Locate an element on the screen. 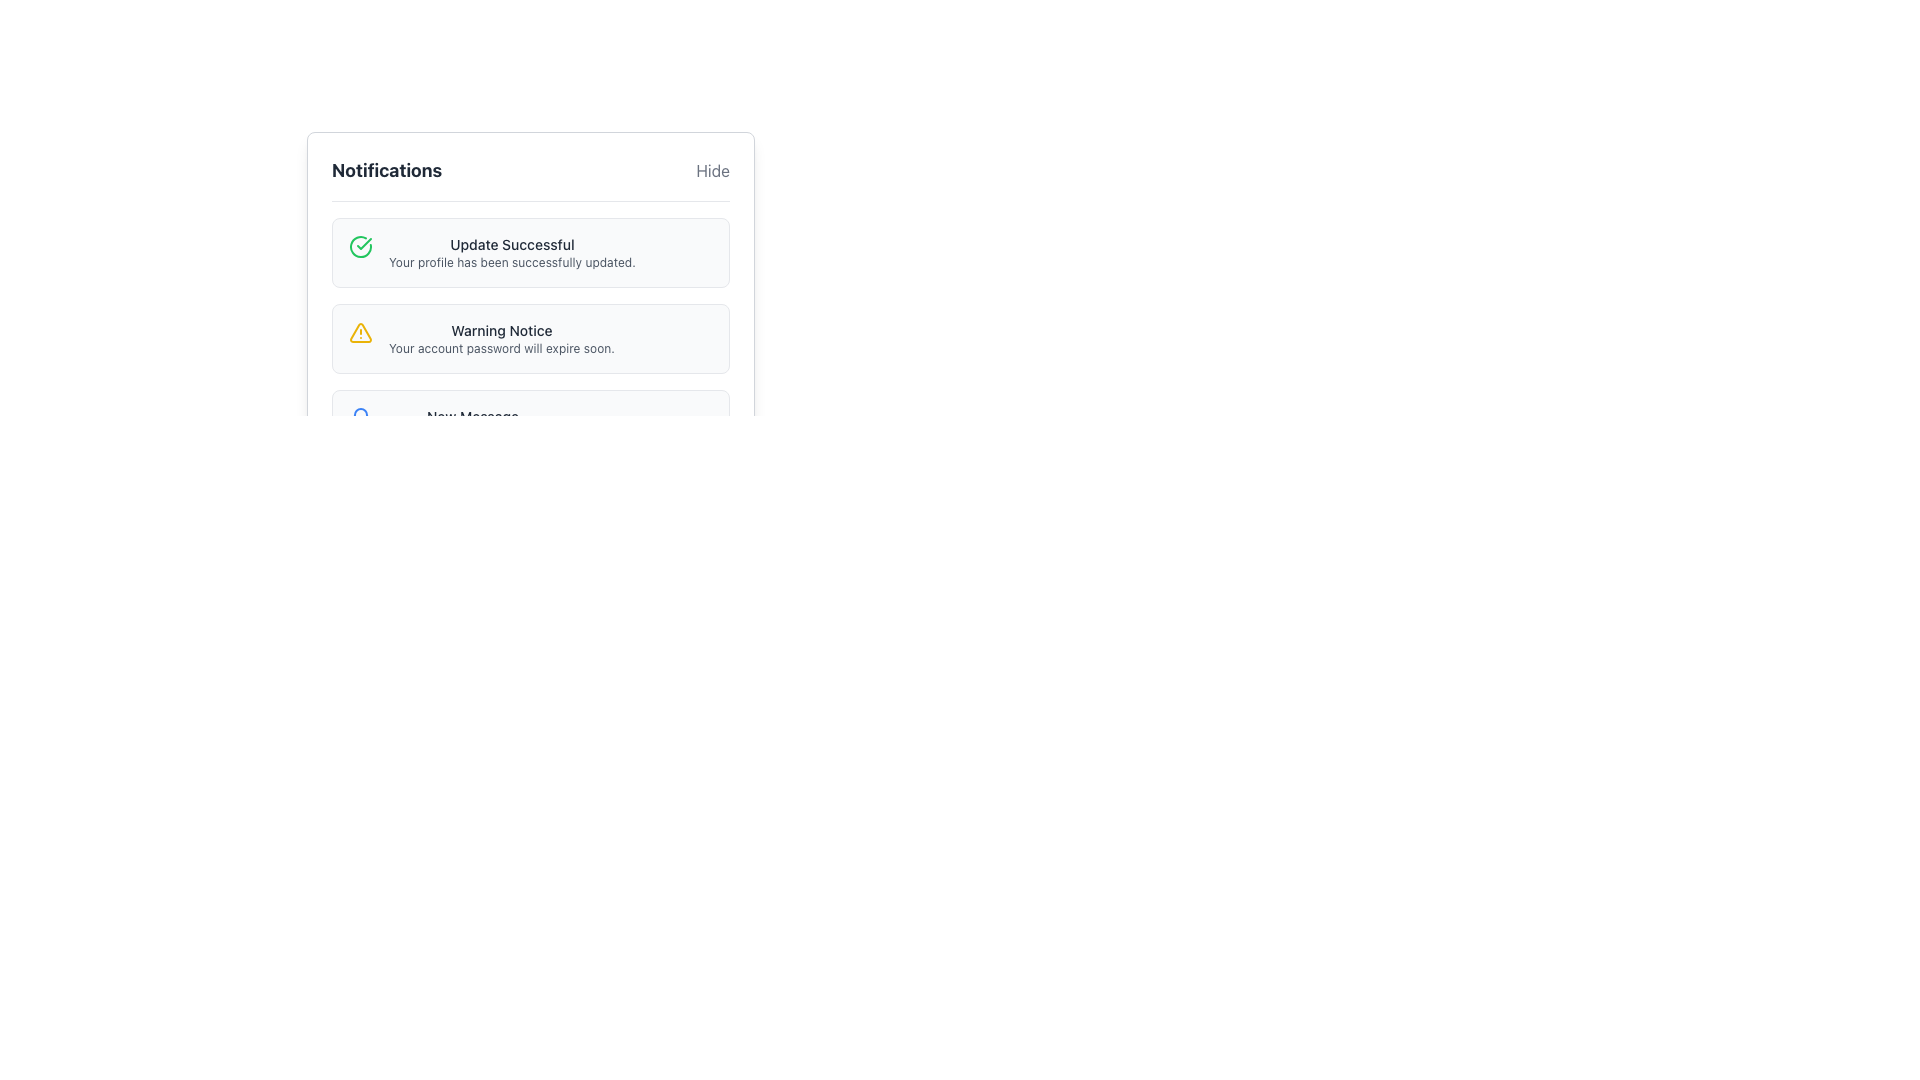 The width and height of the screenshot is (1920, 1080). the circular green checkmark icon located in the upper-left corner of the notification box titled 'Update Successful' is located at coordinates (360, 245).